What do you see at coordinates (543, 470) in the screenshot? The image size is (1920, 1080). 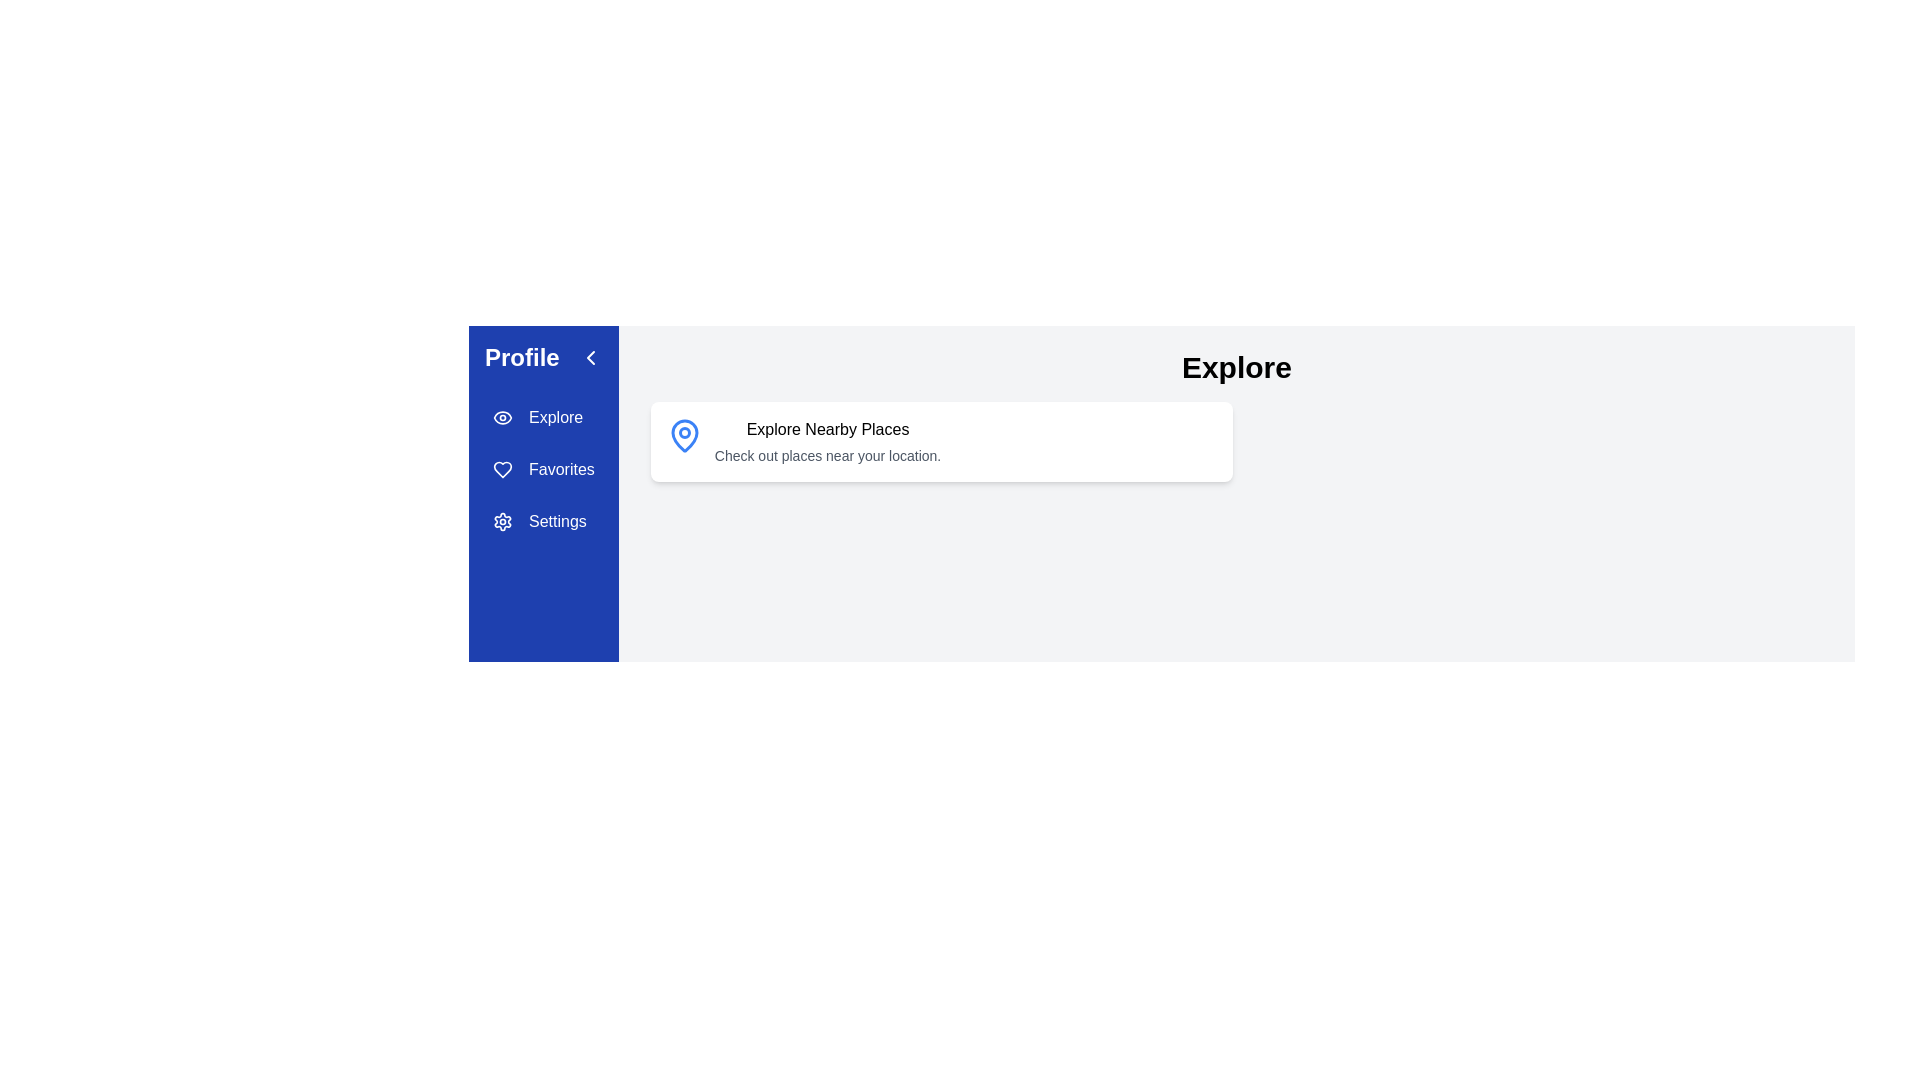 I see `the 'Favorites' button in the vertical navigation menu` at bounding box center [543, 470].